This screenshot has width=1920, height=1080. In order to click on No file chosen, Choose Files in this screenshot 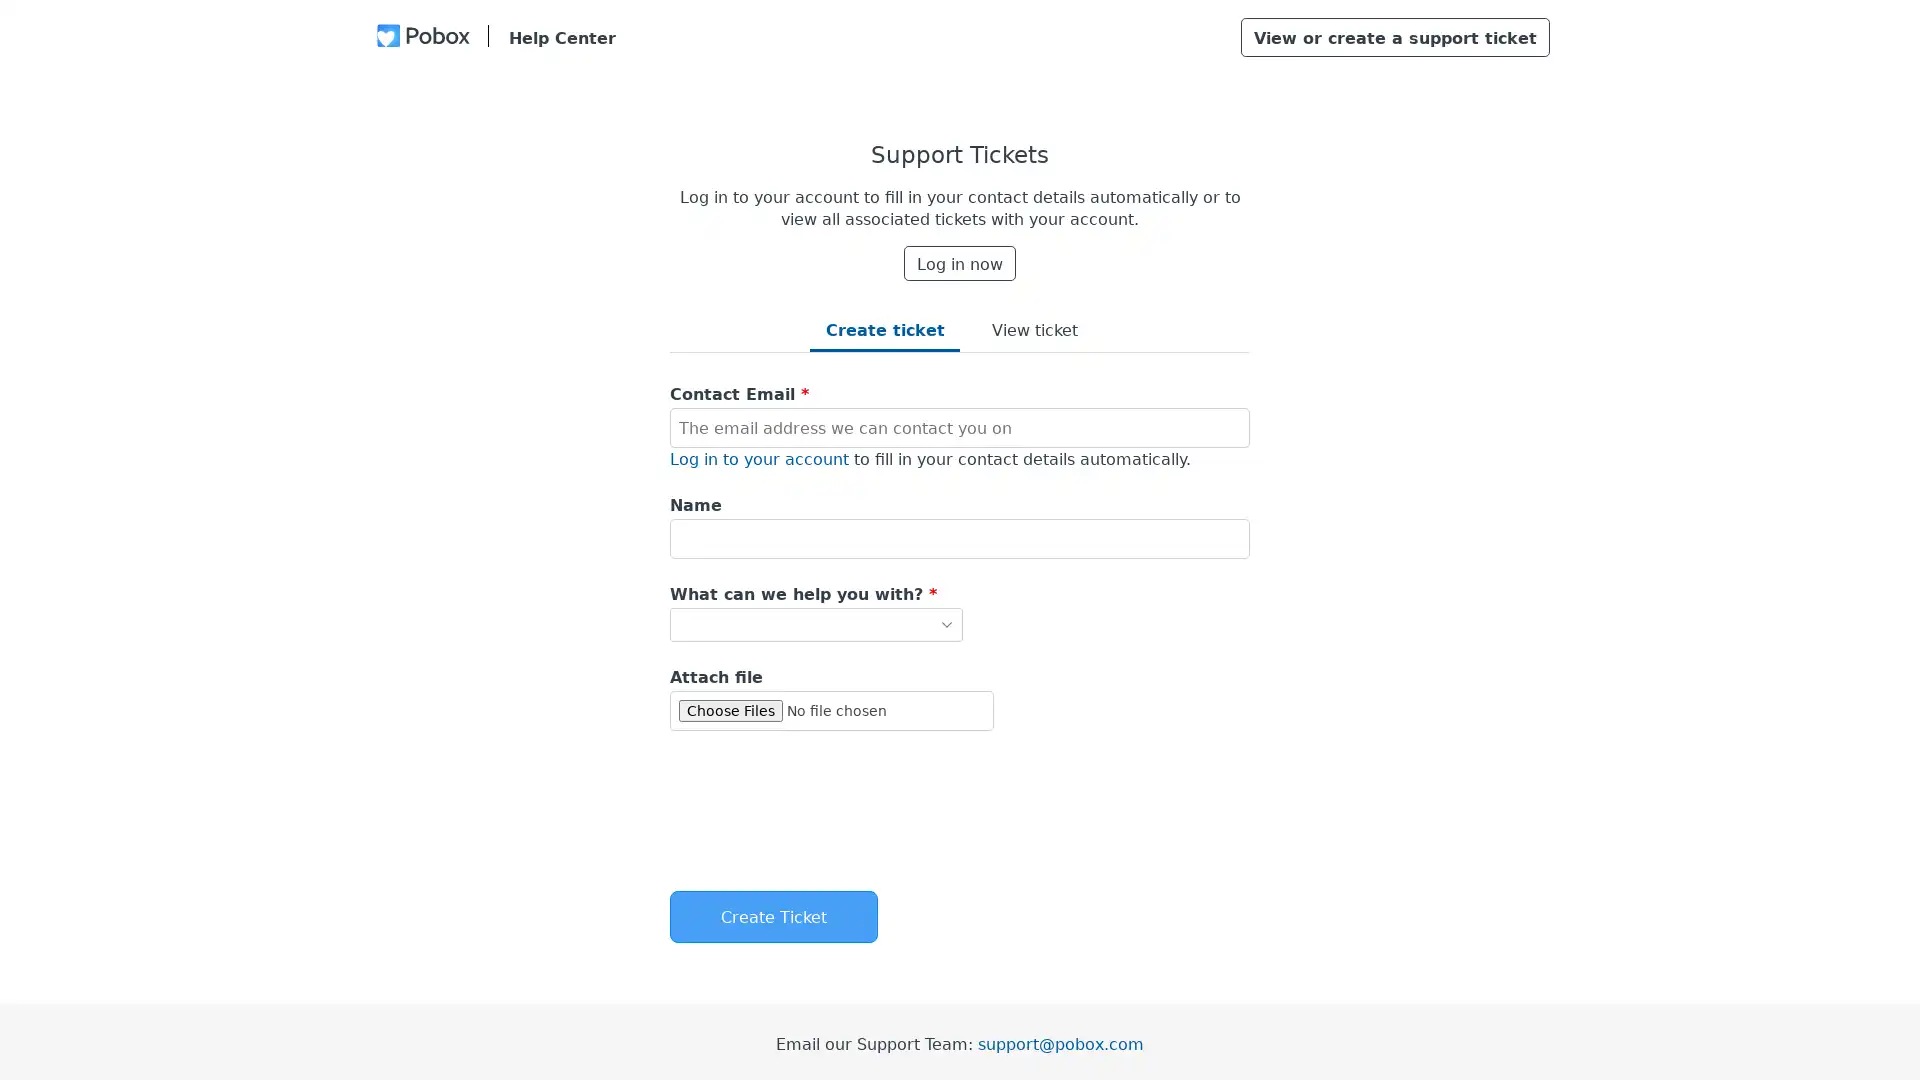, I will do `click(831, 708)`.